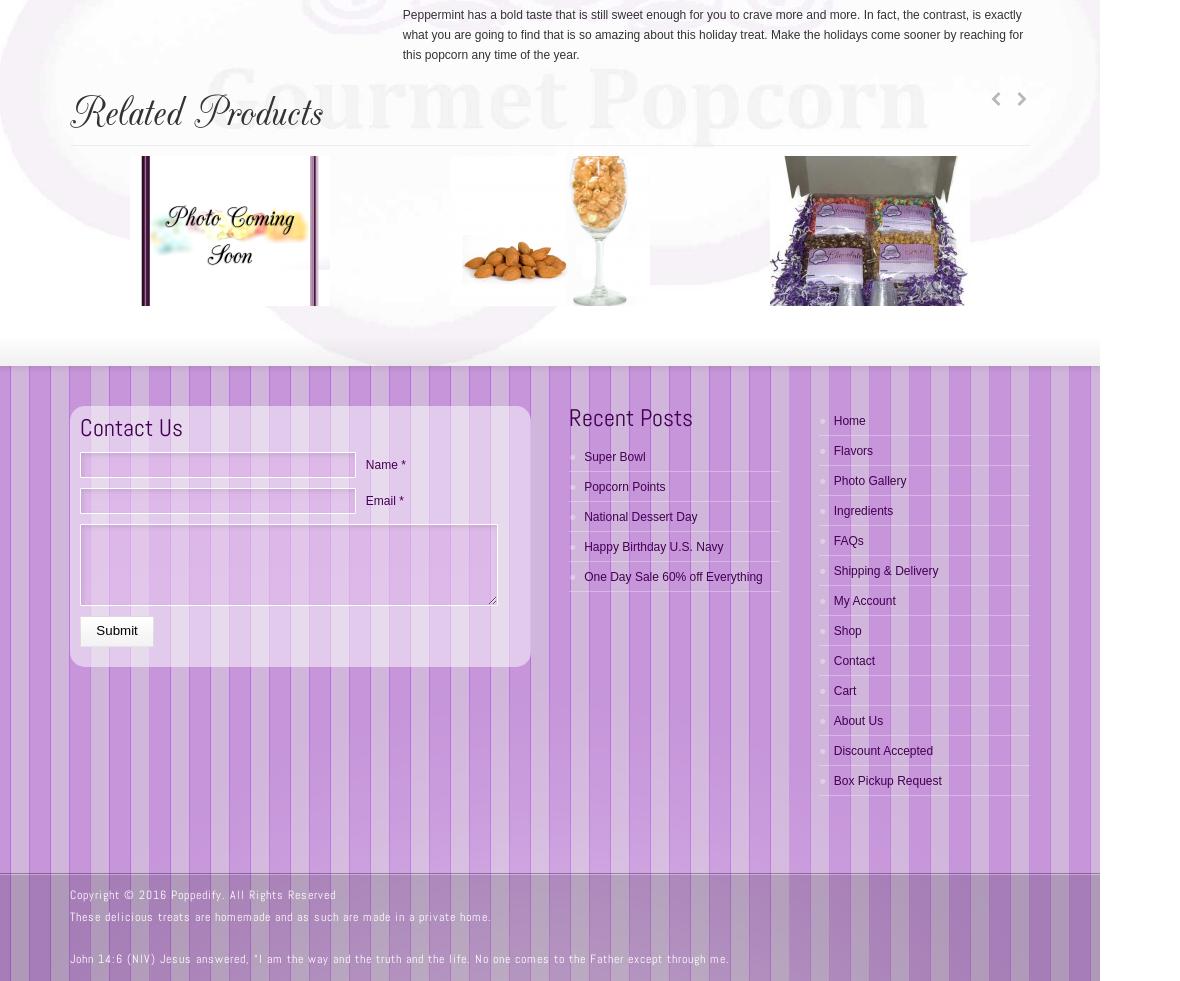 The width and height of the screenshot is (1180, 981). What do you see at coordinates (885, 571) in the screenshot?
I see `'Shipping & Delivery'` at bounding box center [885, 571].